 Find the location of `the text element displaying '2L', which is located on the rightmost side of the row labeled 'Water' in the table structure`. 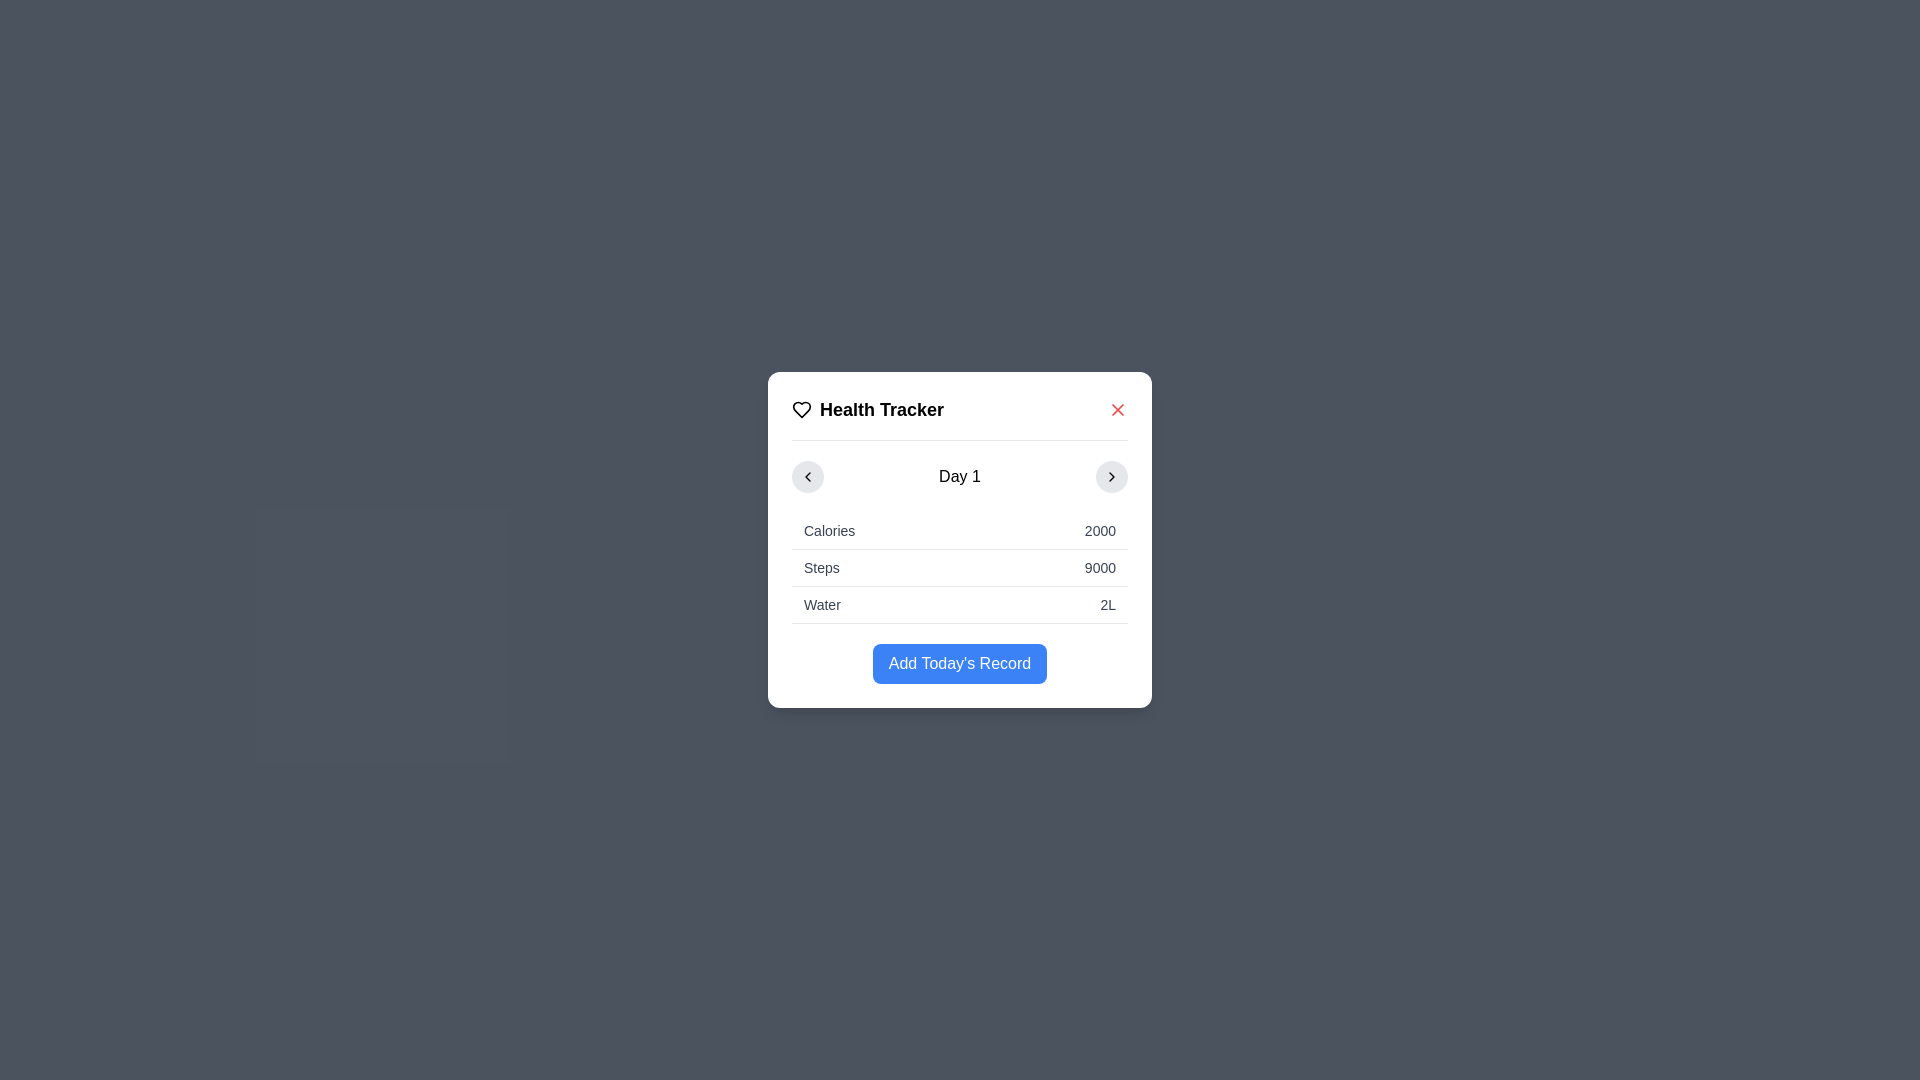

the text element displaying '2L', which is located on the rightmost side of the row labeled 'Water' in the table structure is located at coordinates (1107, 604).